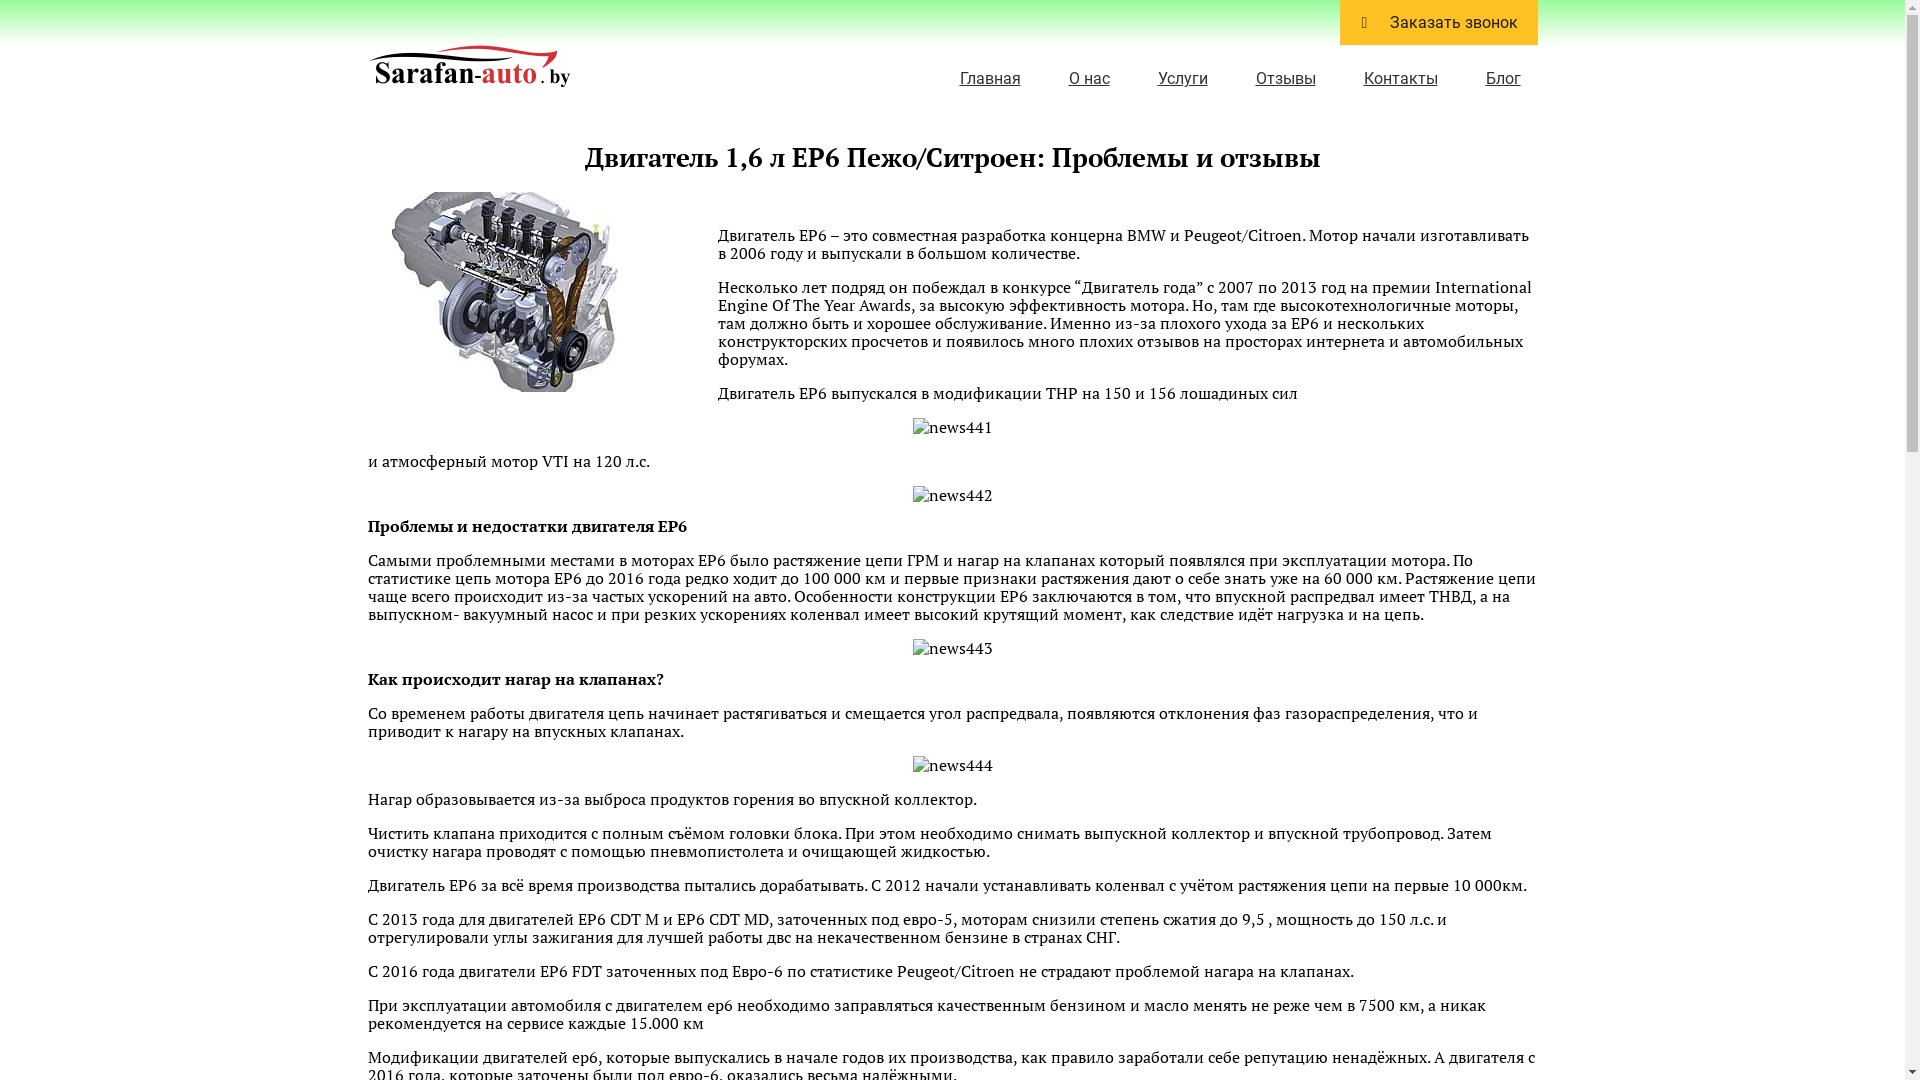 The image size is (1920, 1080). Describe the element at coordinates (518, 292) in the screenshot. I see `'ep6'` at that location.